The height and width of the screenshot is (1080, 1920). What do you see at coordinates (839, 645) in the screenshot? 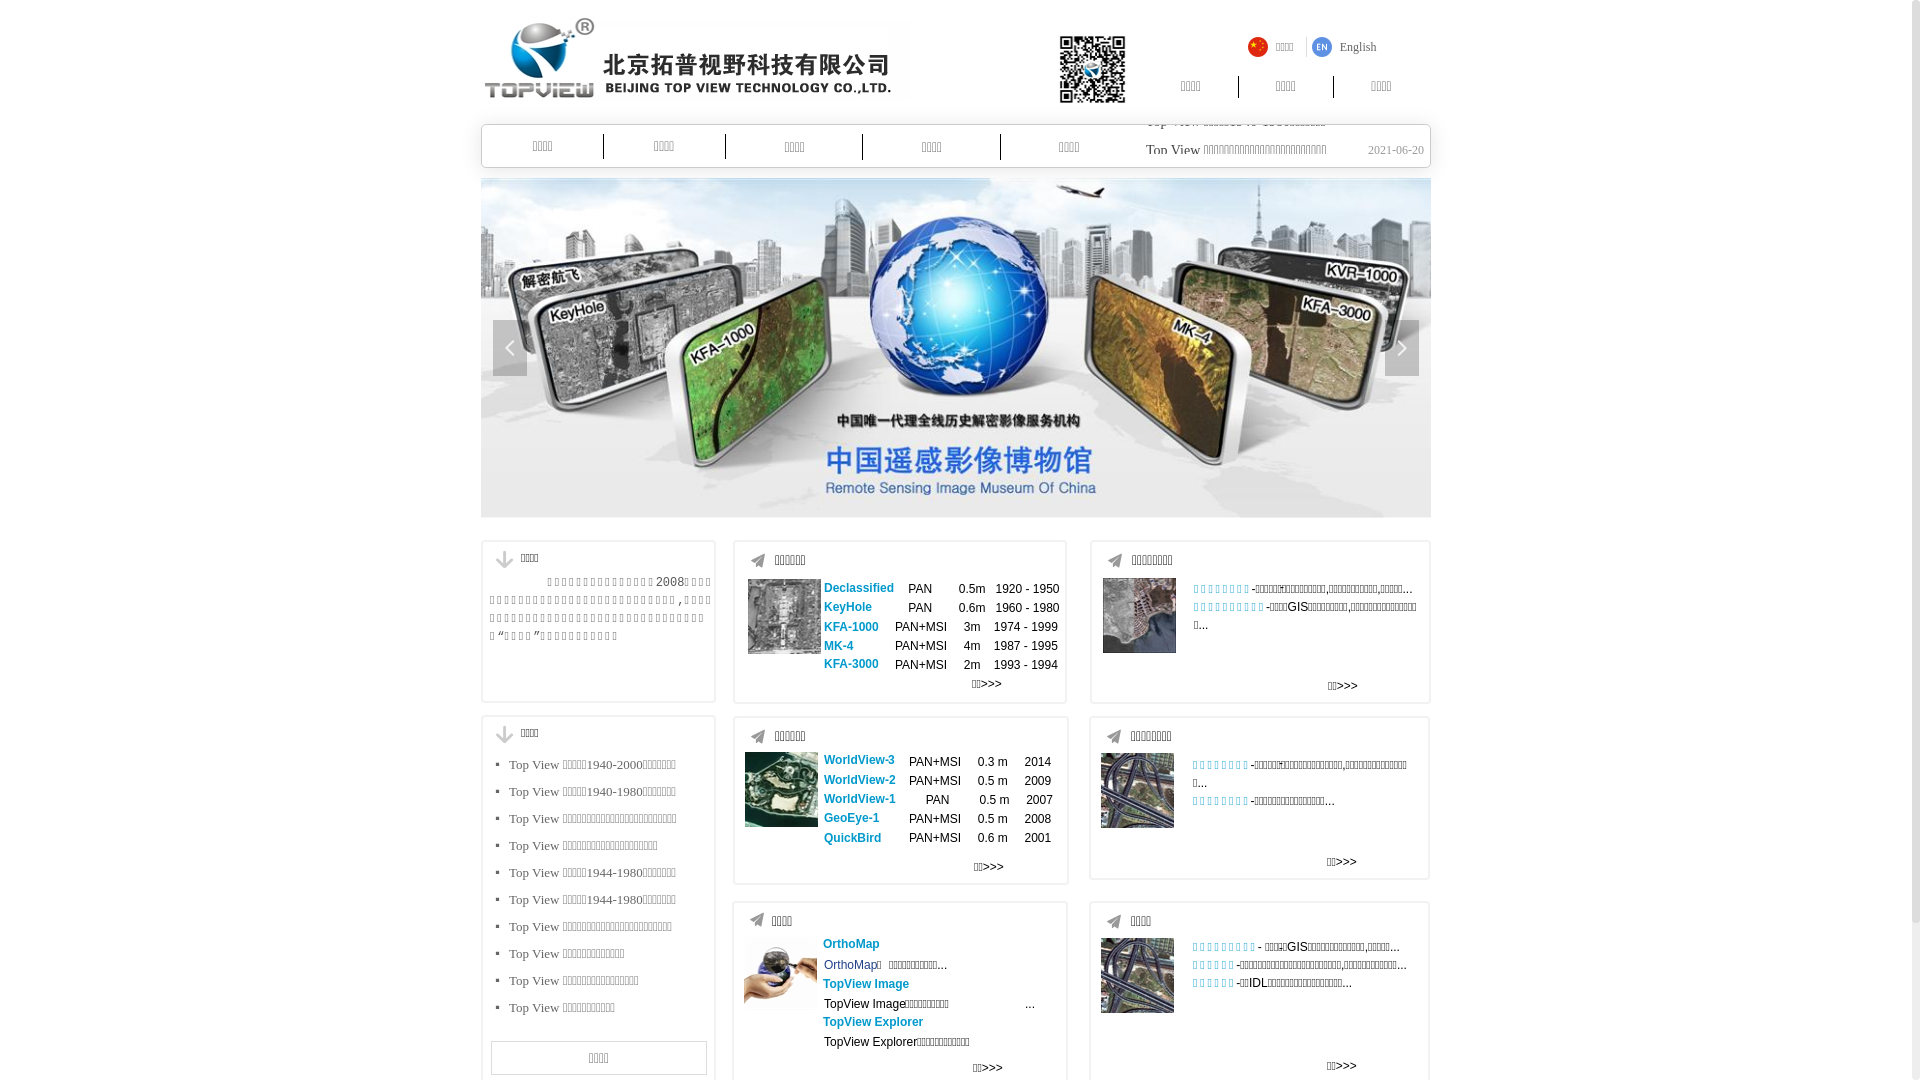
I see `'MK-4'` at bounding box center [839, 645].